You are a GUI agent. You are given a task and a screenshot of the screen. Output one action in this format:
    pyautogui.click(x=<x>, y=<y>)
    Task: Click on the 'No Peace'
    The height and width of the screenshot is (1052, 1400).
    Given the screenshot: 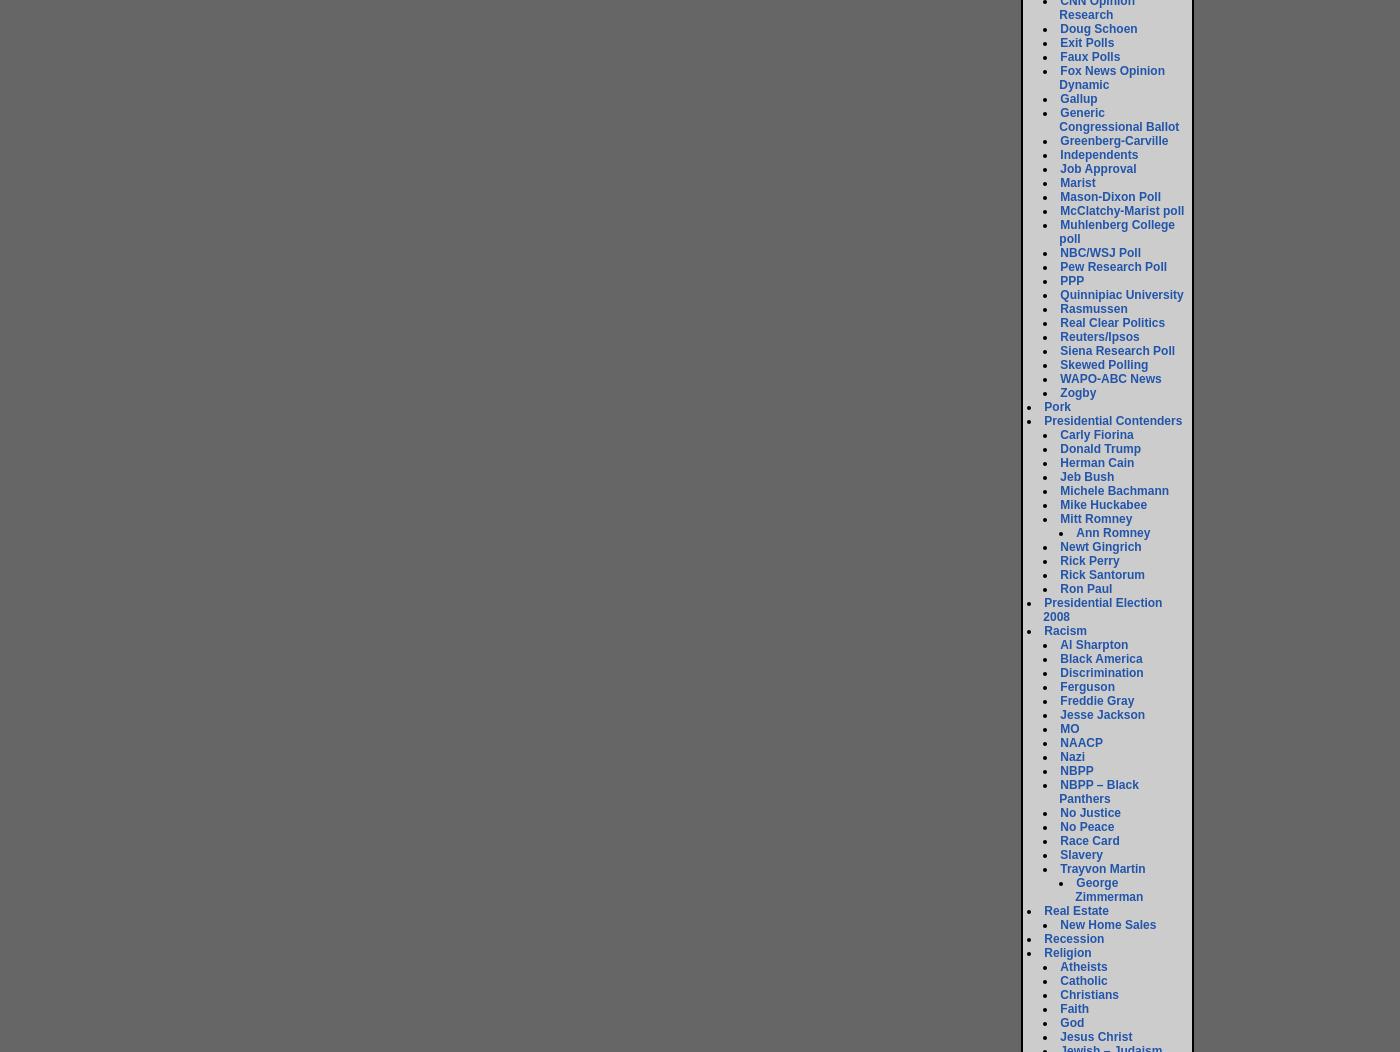 What is the action you would take?
    pyautogui.click(x=1086, y=826)
    